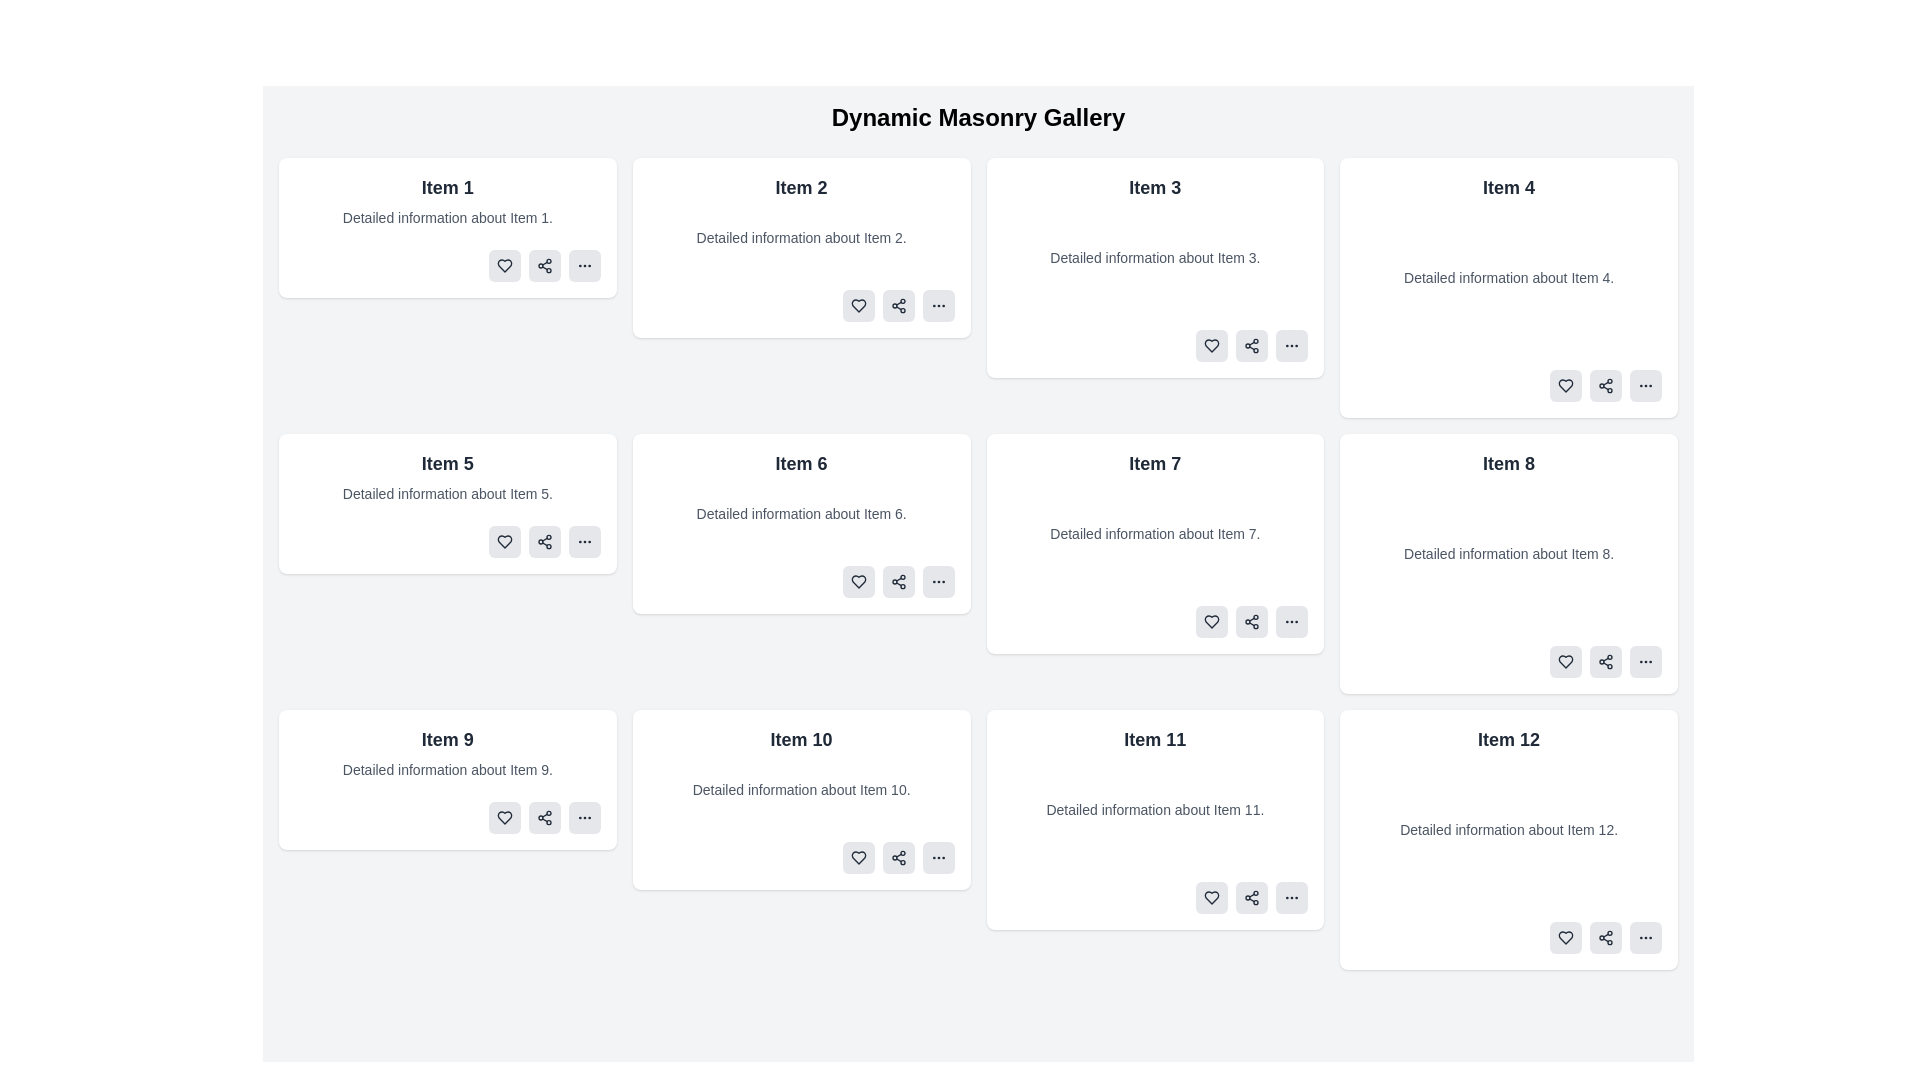  What do you see at coordinates (897, 856) in the screenshot?
I see `the 'Share' icon button located in the bottom right corner of the tile labeled 'Item 10'` at bounding box center [897, 856].